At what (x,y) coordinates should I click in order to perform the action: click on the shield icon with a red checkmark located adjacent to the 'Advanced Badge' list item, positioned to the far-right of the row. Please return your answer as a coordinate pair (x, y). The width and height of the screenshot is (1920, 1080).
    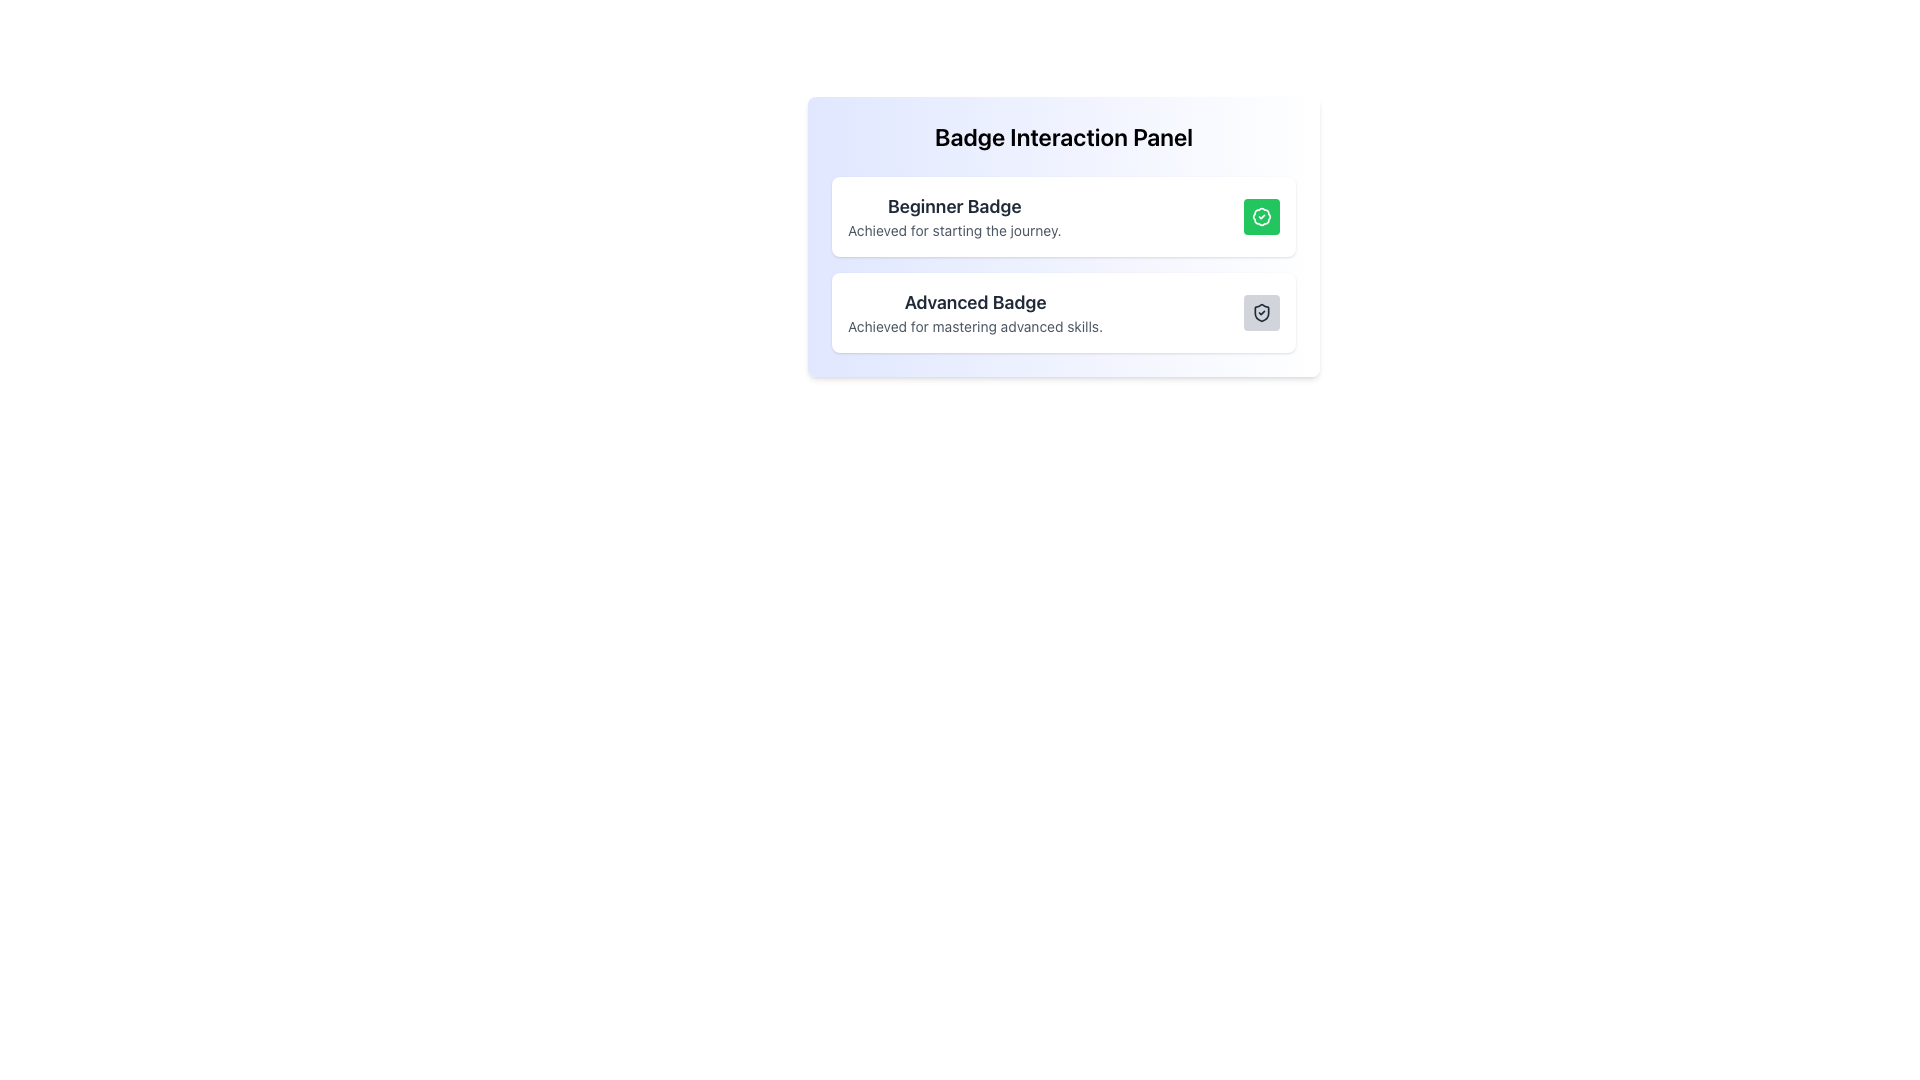
    Looking at the image, I should click on (1261, 312).